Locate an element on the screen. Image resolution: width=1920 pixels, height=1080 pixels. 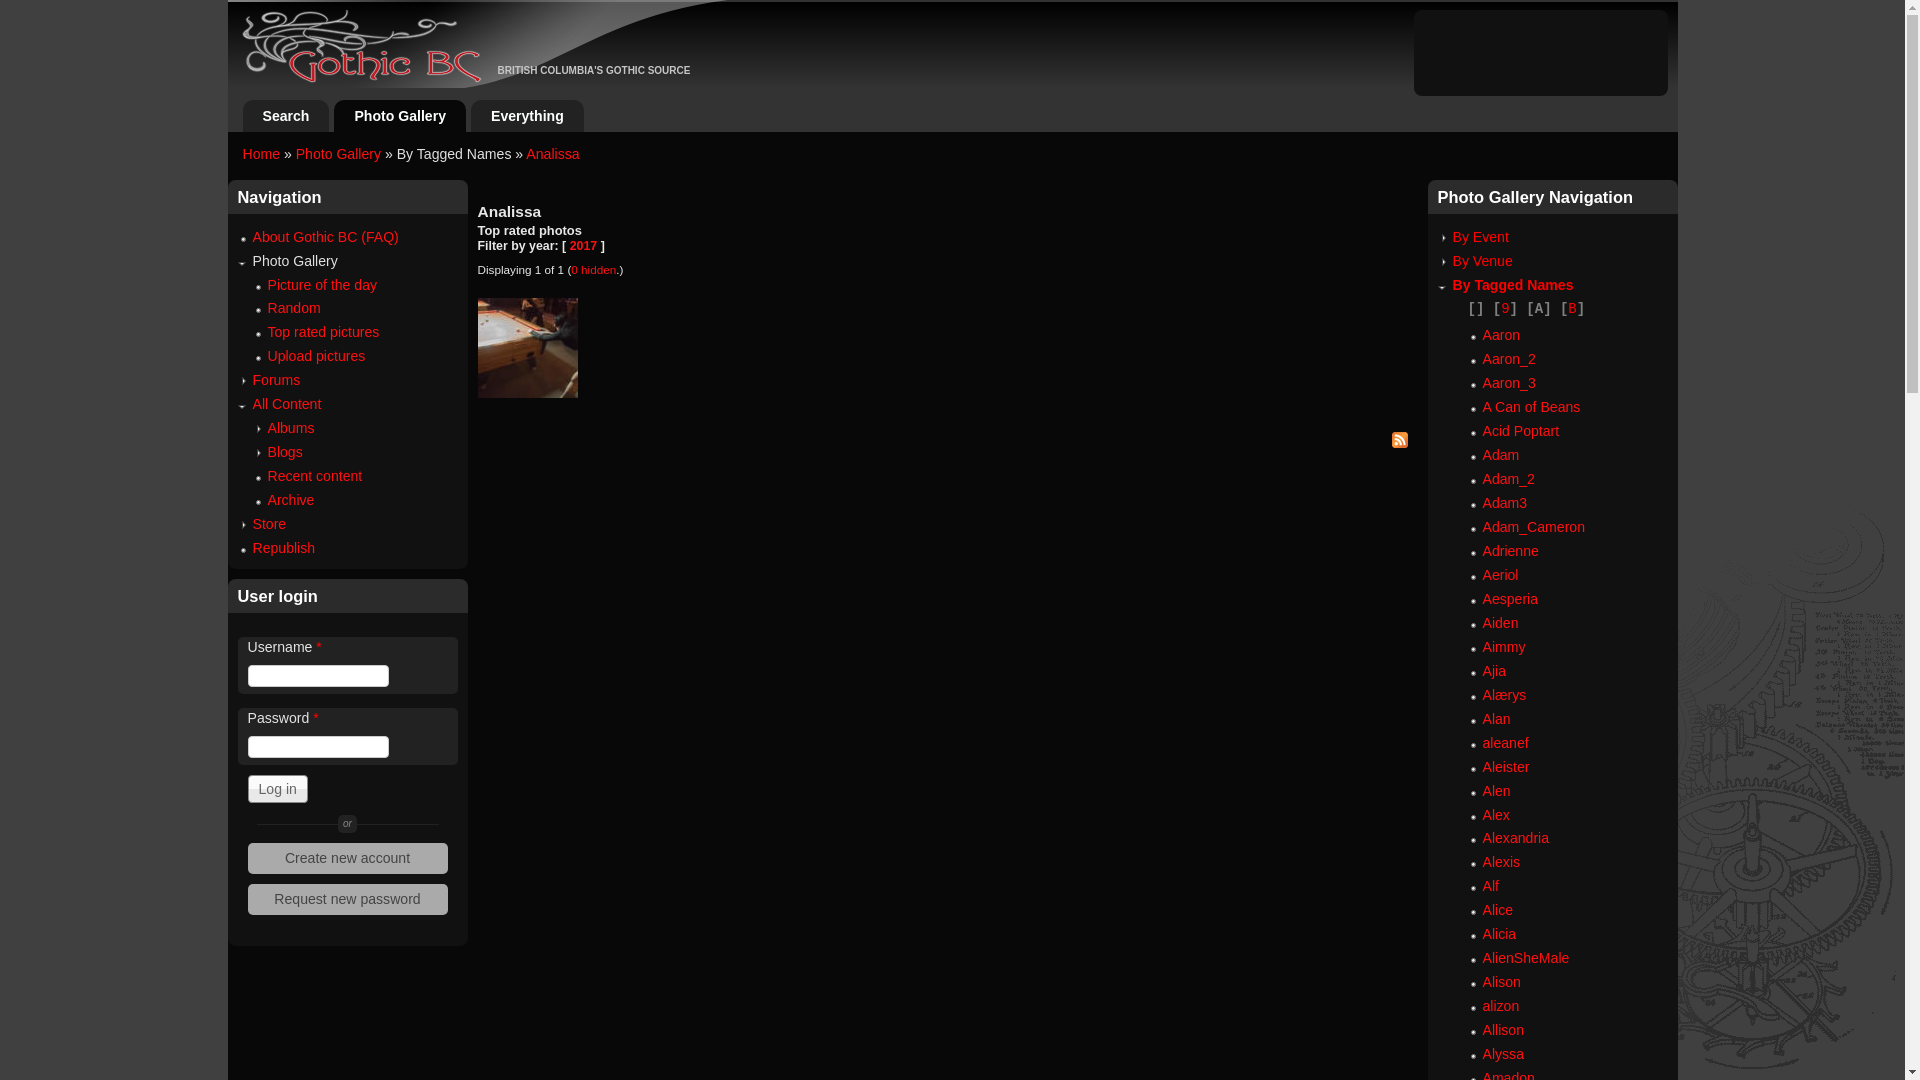
'About Gothic BC (FAQ)' is located at coordinates (325, 235).